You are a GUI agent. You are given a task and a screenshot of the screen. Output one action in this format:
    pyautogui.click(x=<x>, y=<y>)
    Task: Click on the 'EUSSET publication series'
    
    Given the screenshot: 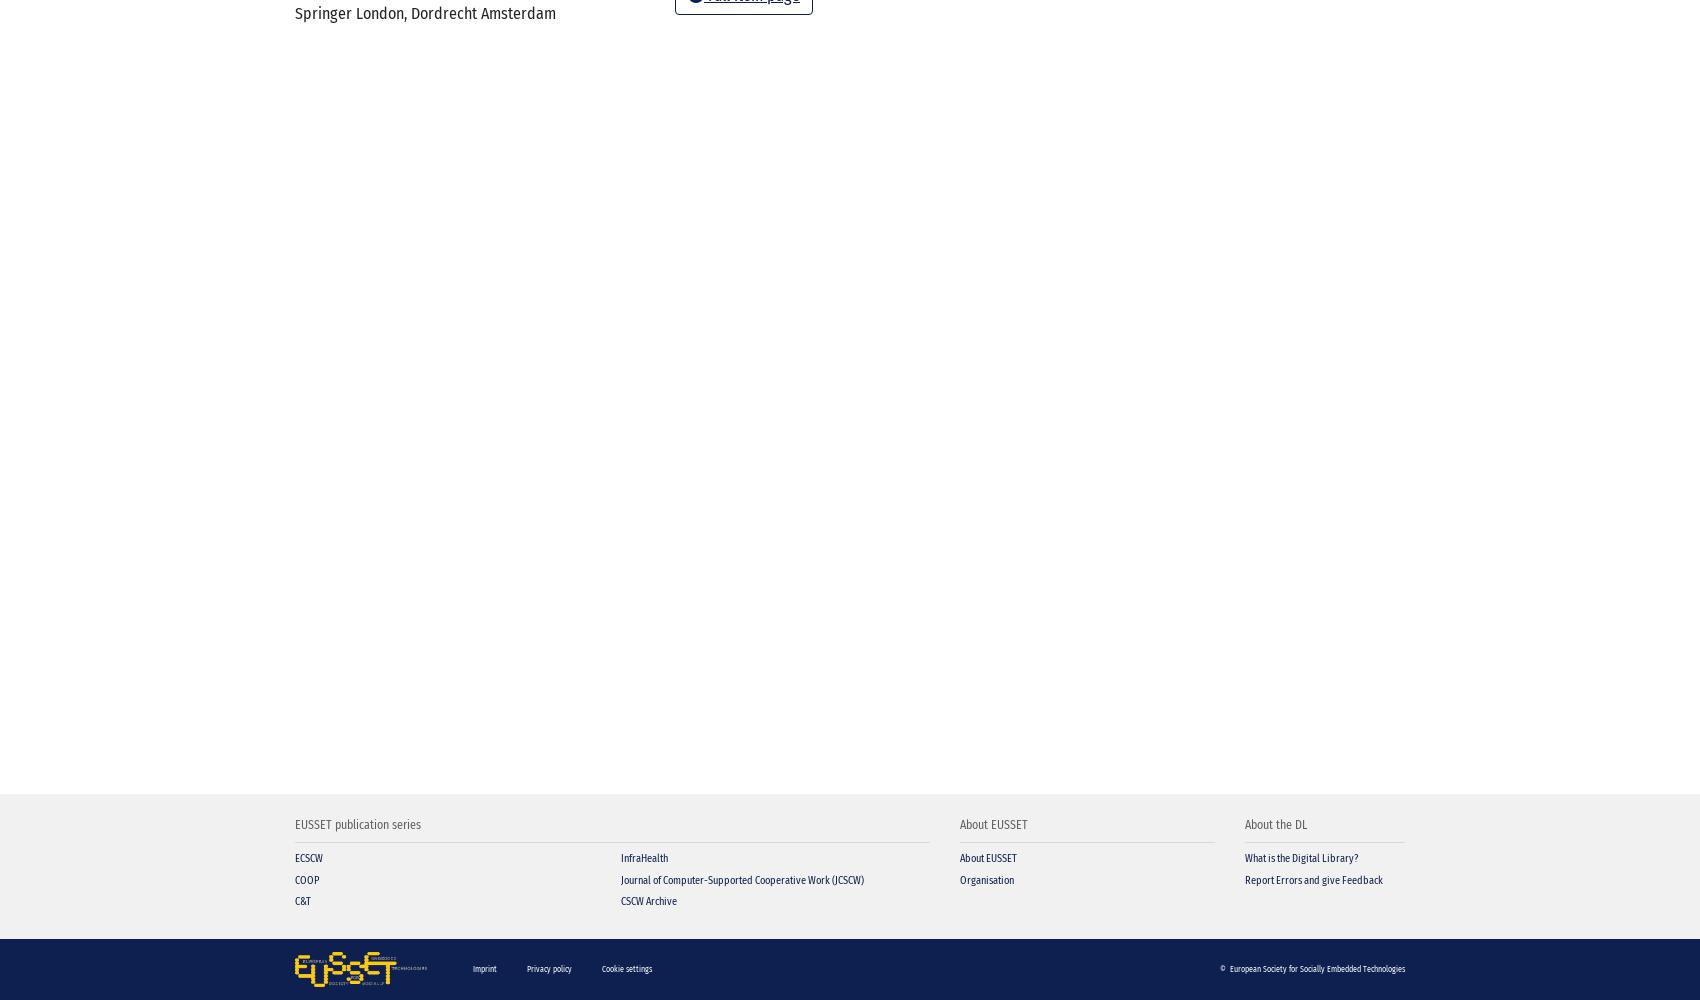 What is the action you would take?
    pyautogui.click(x=357, y=824)
    